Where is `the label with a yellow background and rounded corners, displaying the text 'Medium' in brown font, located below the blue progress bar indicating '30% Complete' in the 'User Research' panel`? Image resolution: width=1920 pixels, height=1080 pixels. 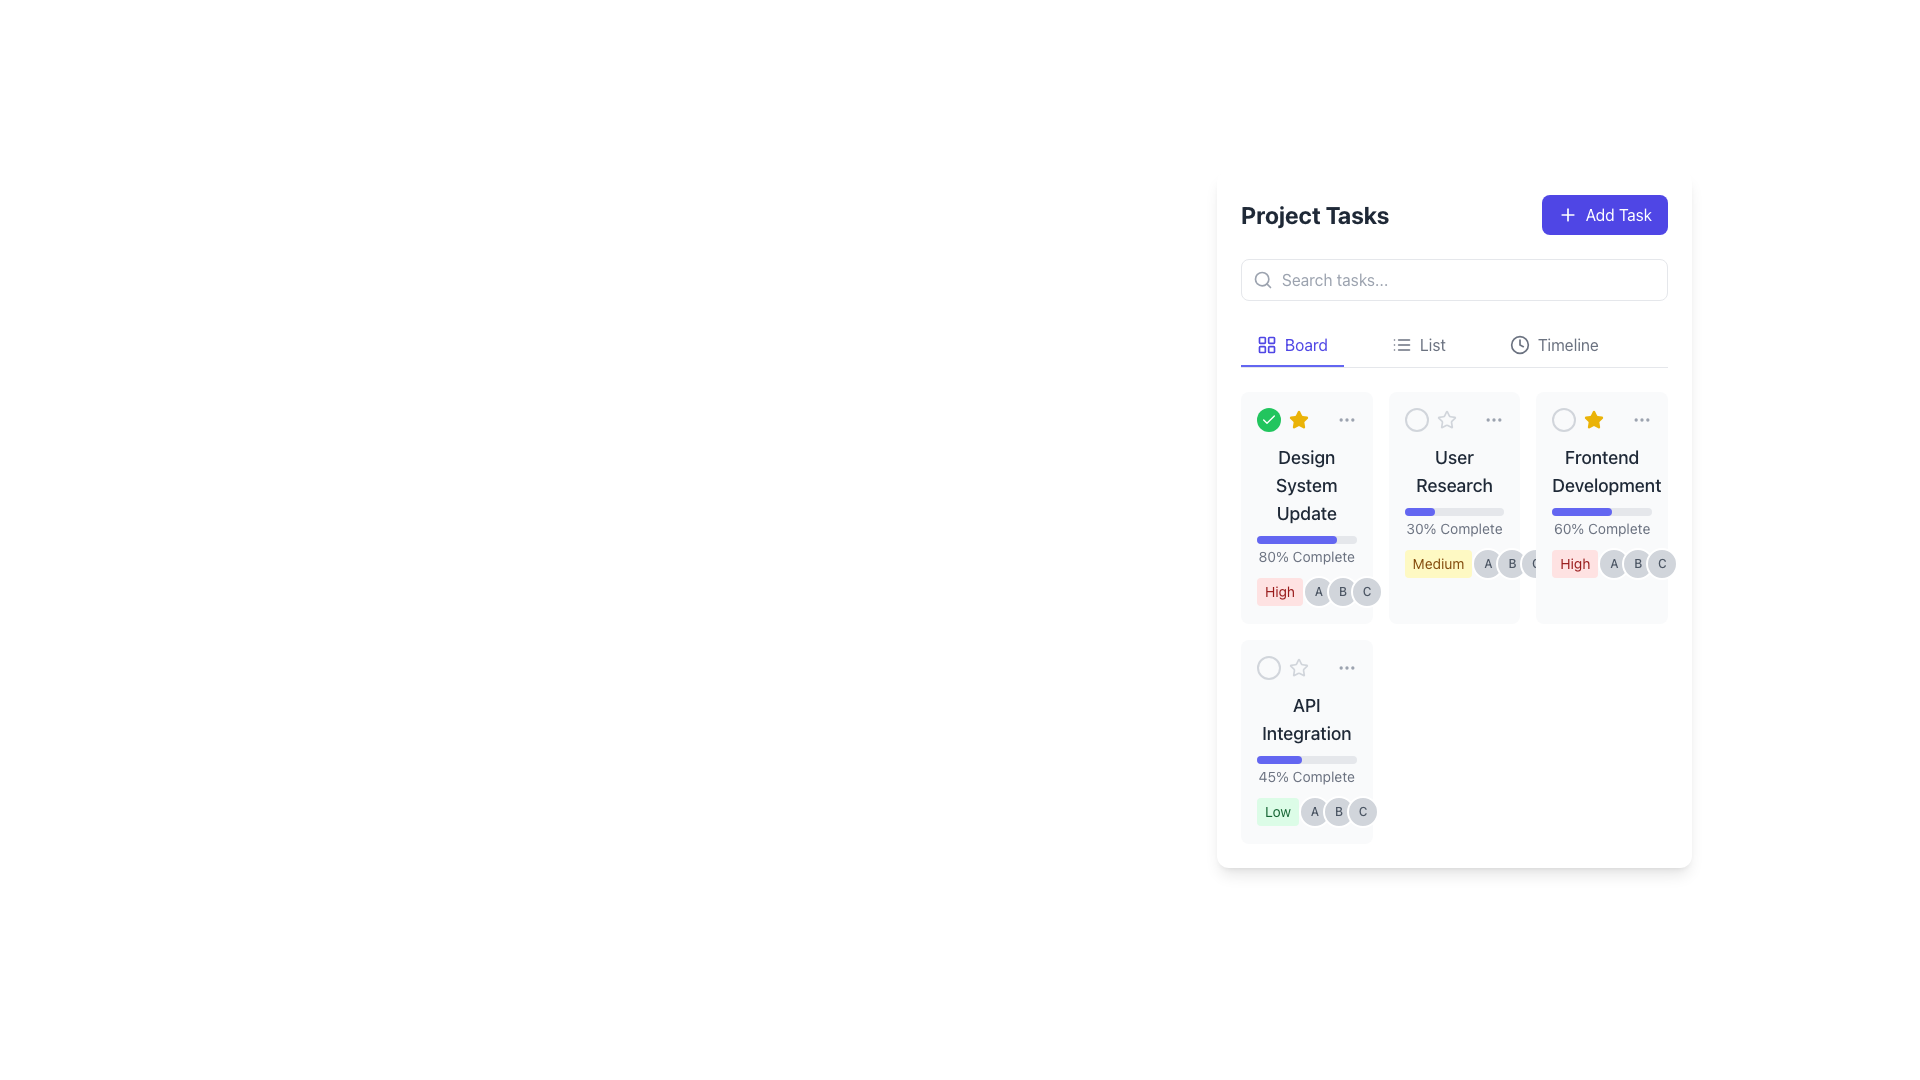 the label with a yellow background and rounded corners, displaying the text 'Medium' in brown font, located below the blue progress bar indicating '30% Complete' in the 'User Research' panel is located at coordinates (1437, 563).